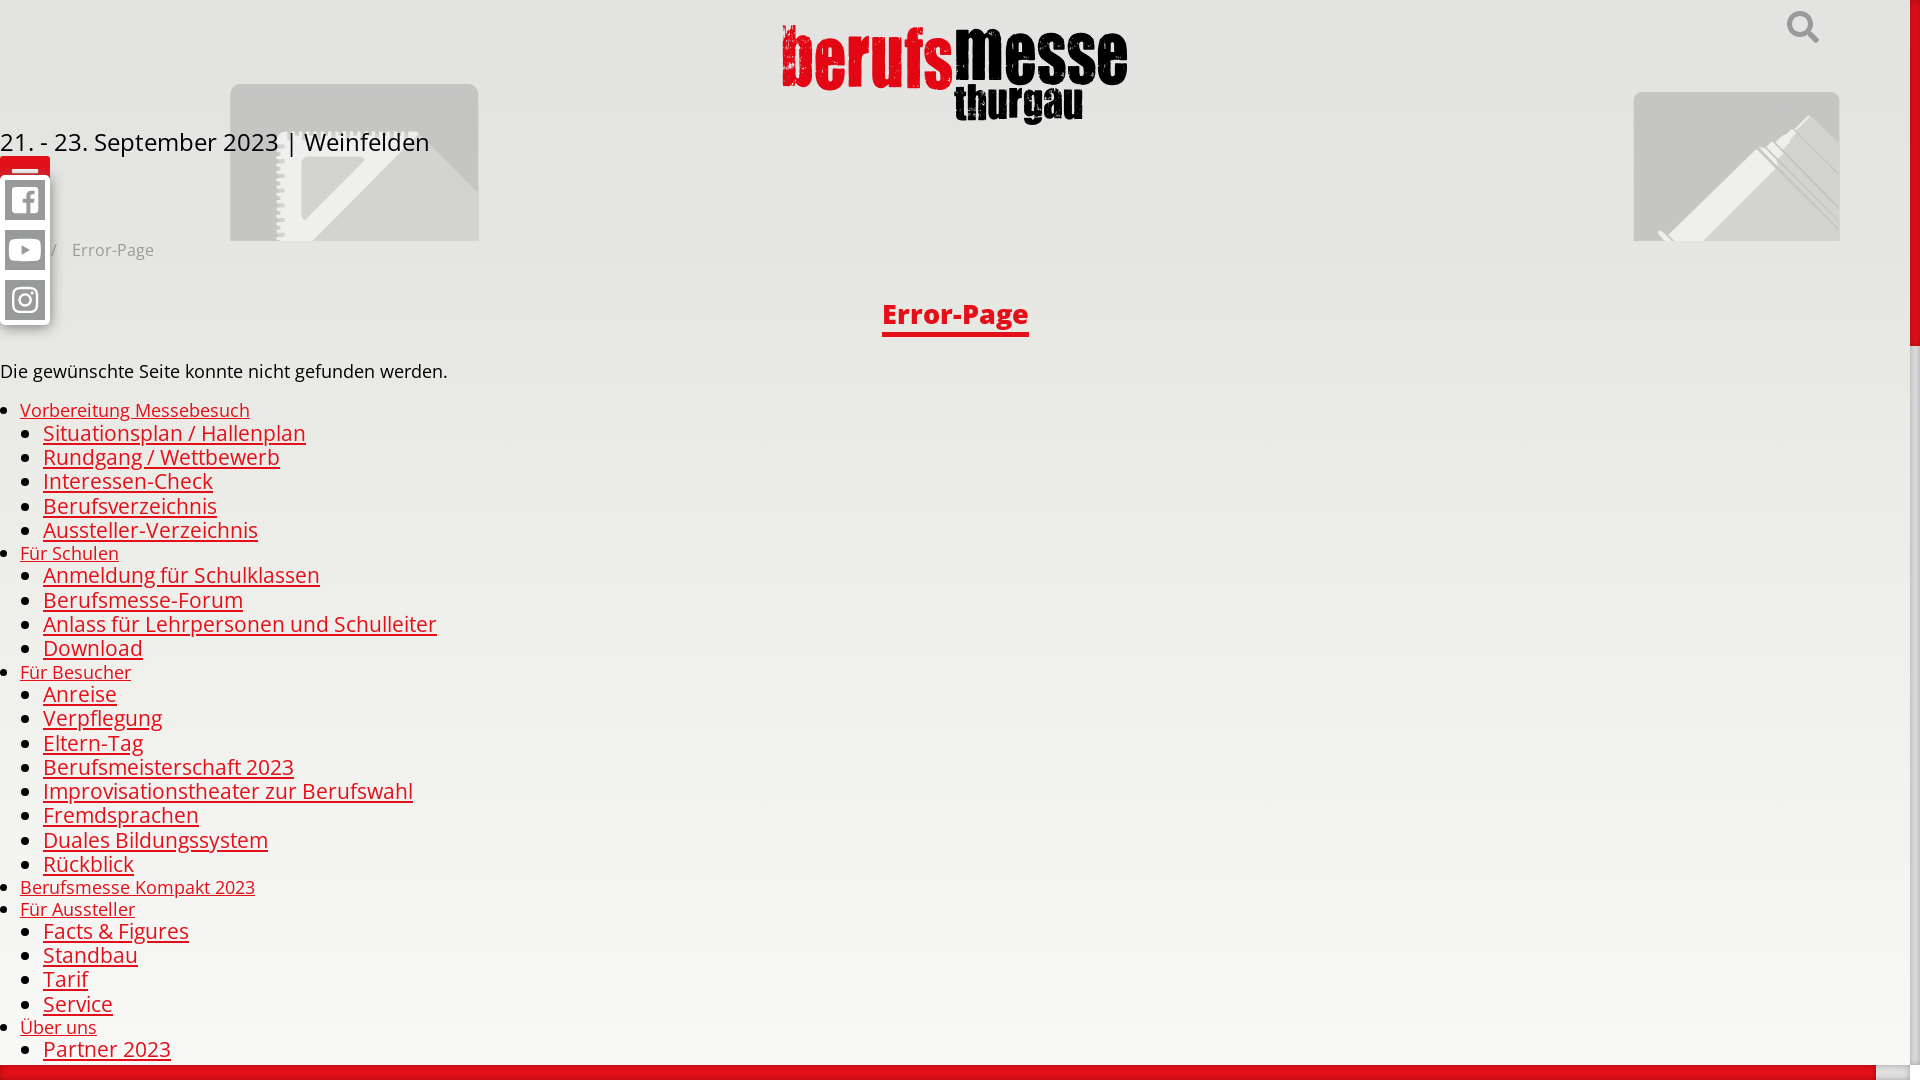 This screenshot has width=1920, height=1080. I want to click on 'Vorbereitung Messebesuch', so click(133, 408).